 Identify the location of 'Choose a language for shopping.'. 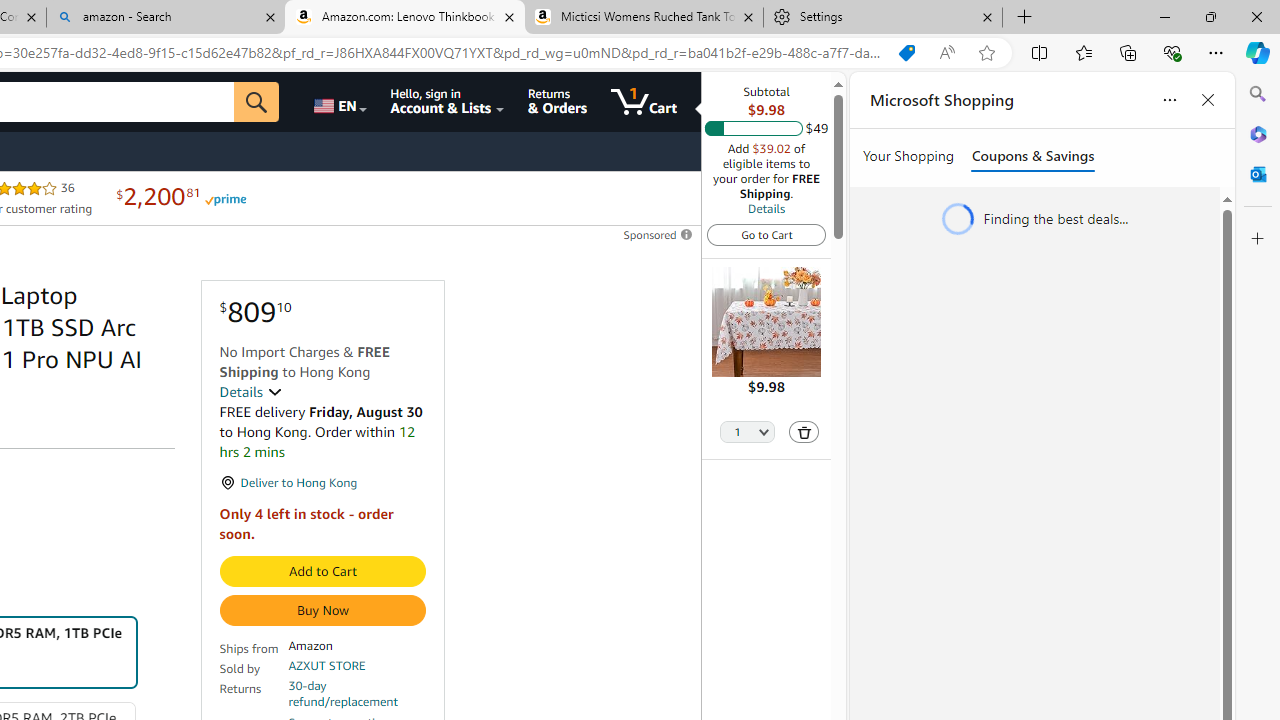
(339, 101).